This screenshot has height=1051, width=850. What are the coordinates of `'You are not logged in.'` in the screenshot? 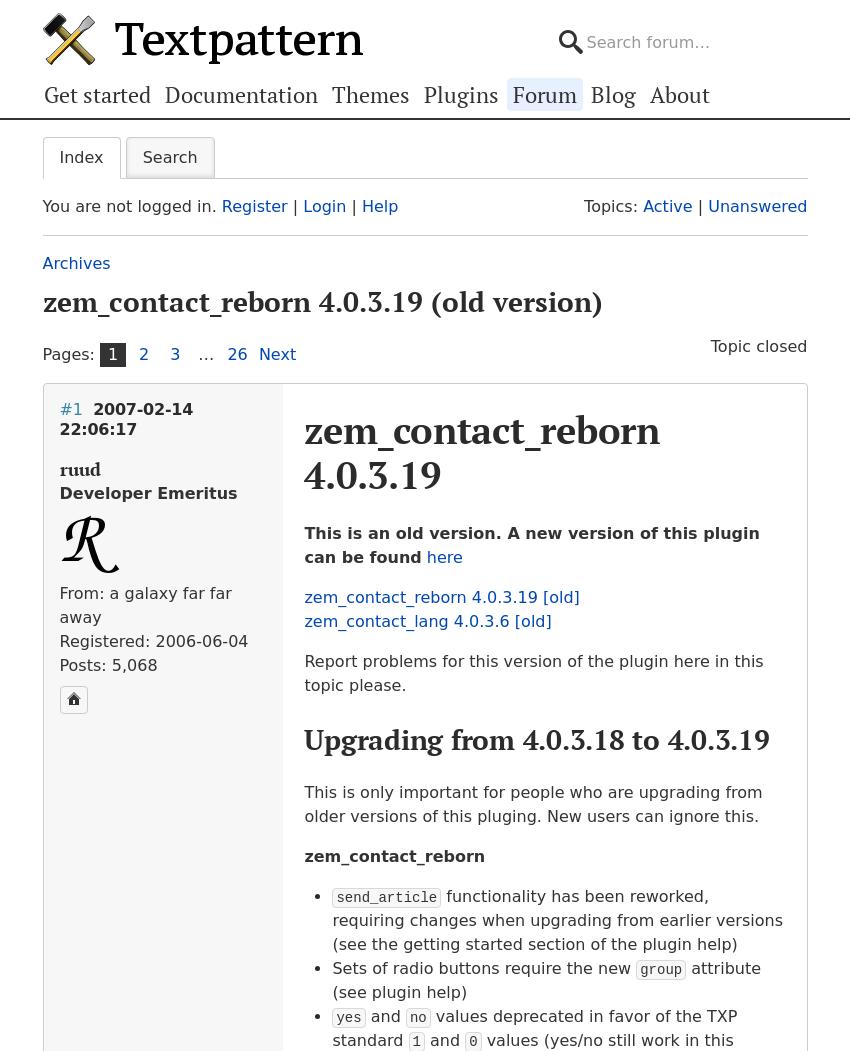 It's located at (131, 205).